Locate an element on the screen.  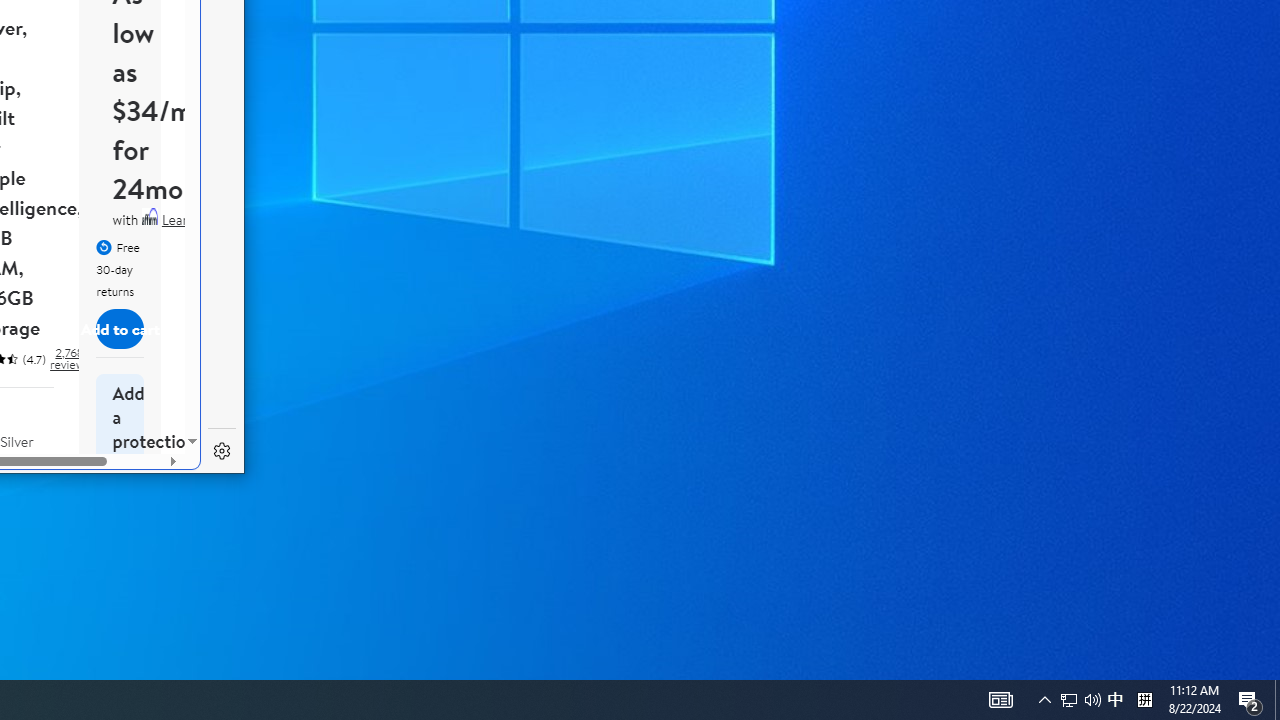
'Affirm' is located at coordinates (148, 216).